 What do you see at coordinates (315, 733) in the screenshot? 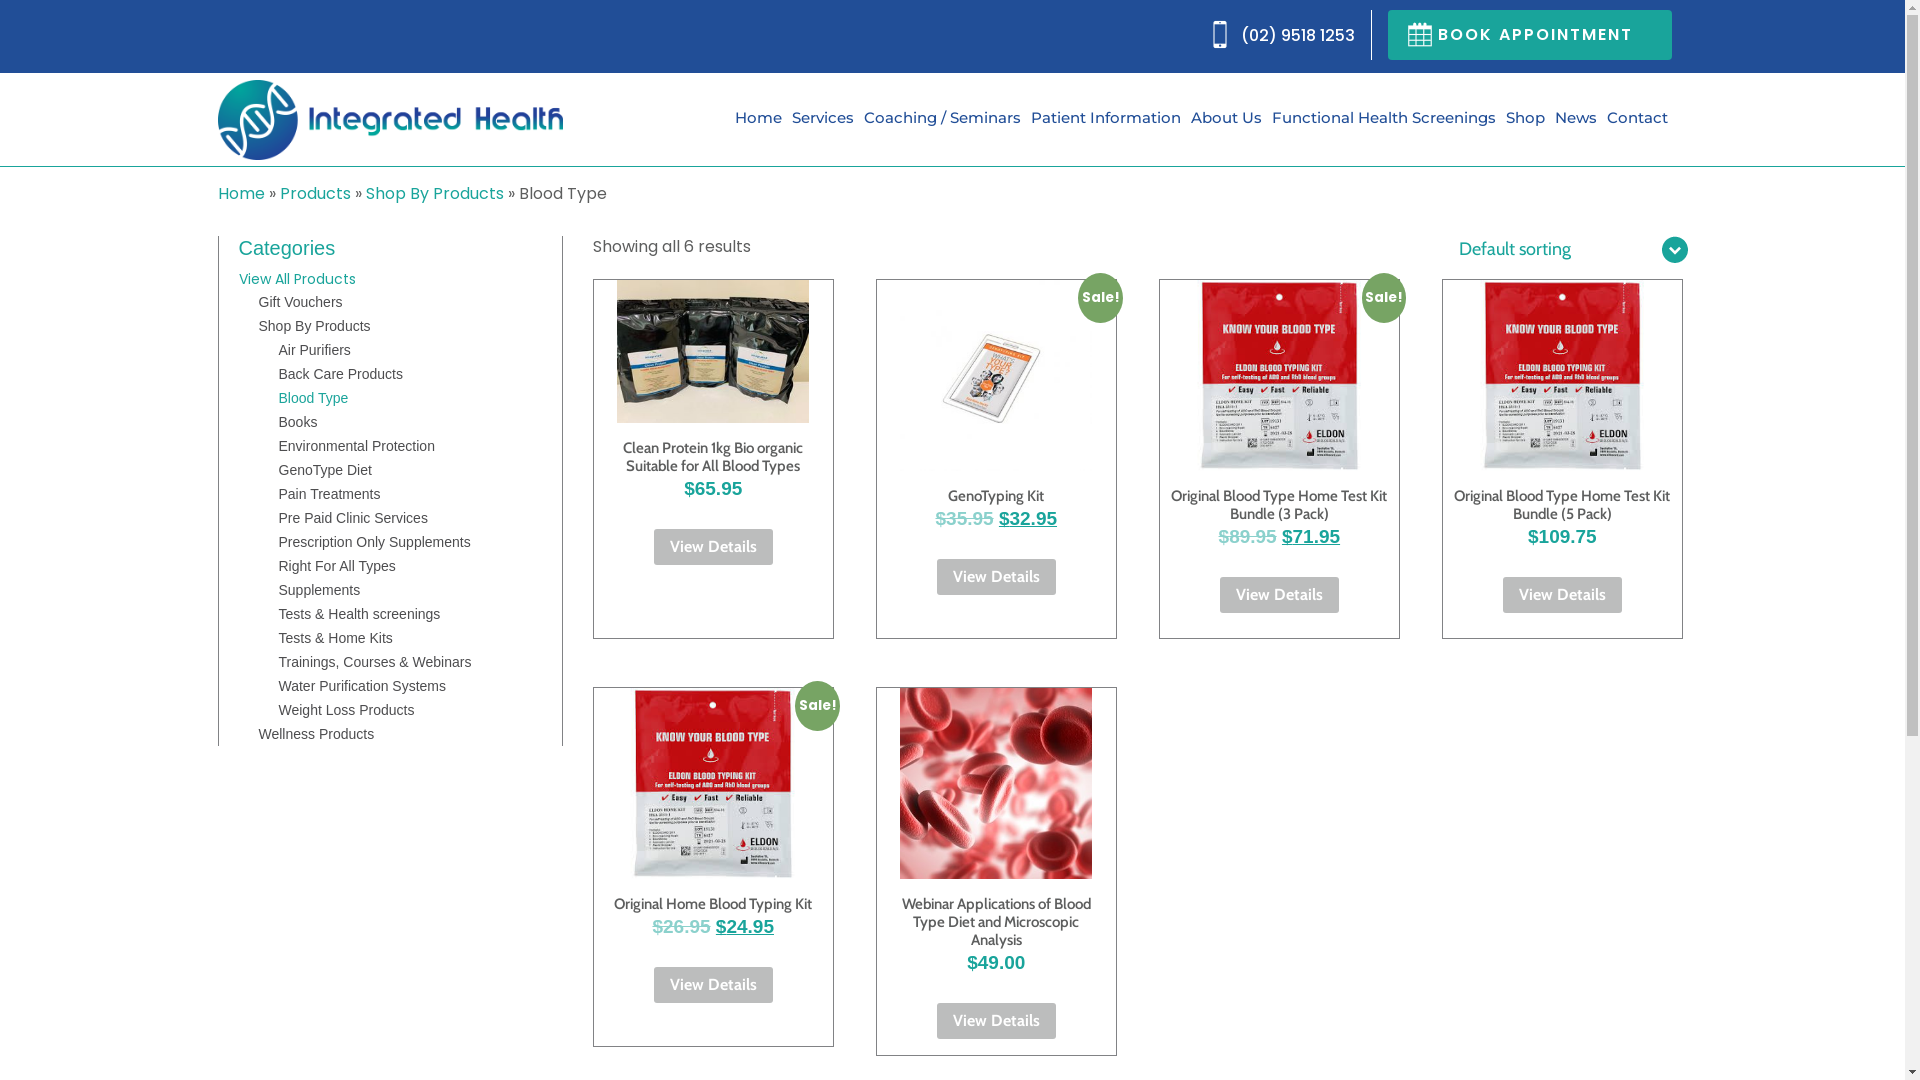
I see `'Wellness Products'` at bounding box center [315, 733].